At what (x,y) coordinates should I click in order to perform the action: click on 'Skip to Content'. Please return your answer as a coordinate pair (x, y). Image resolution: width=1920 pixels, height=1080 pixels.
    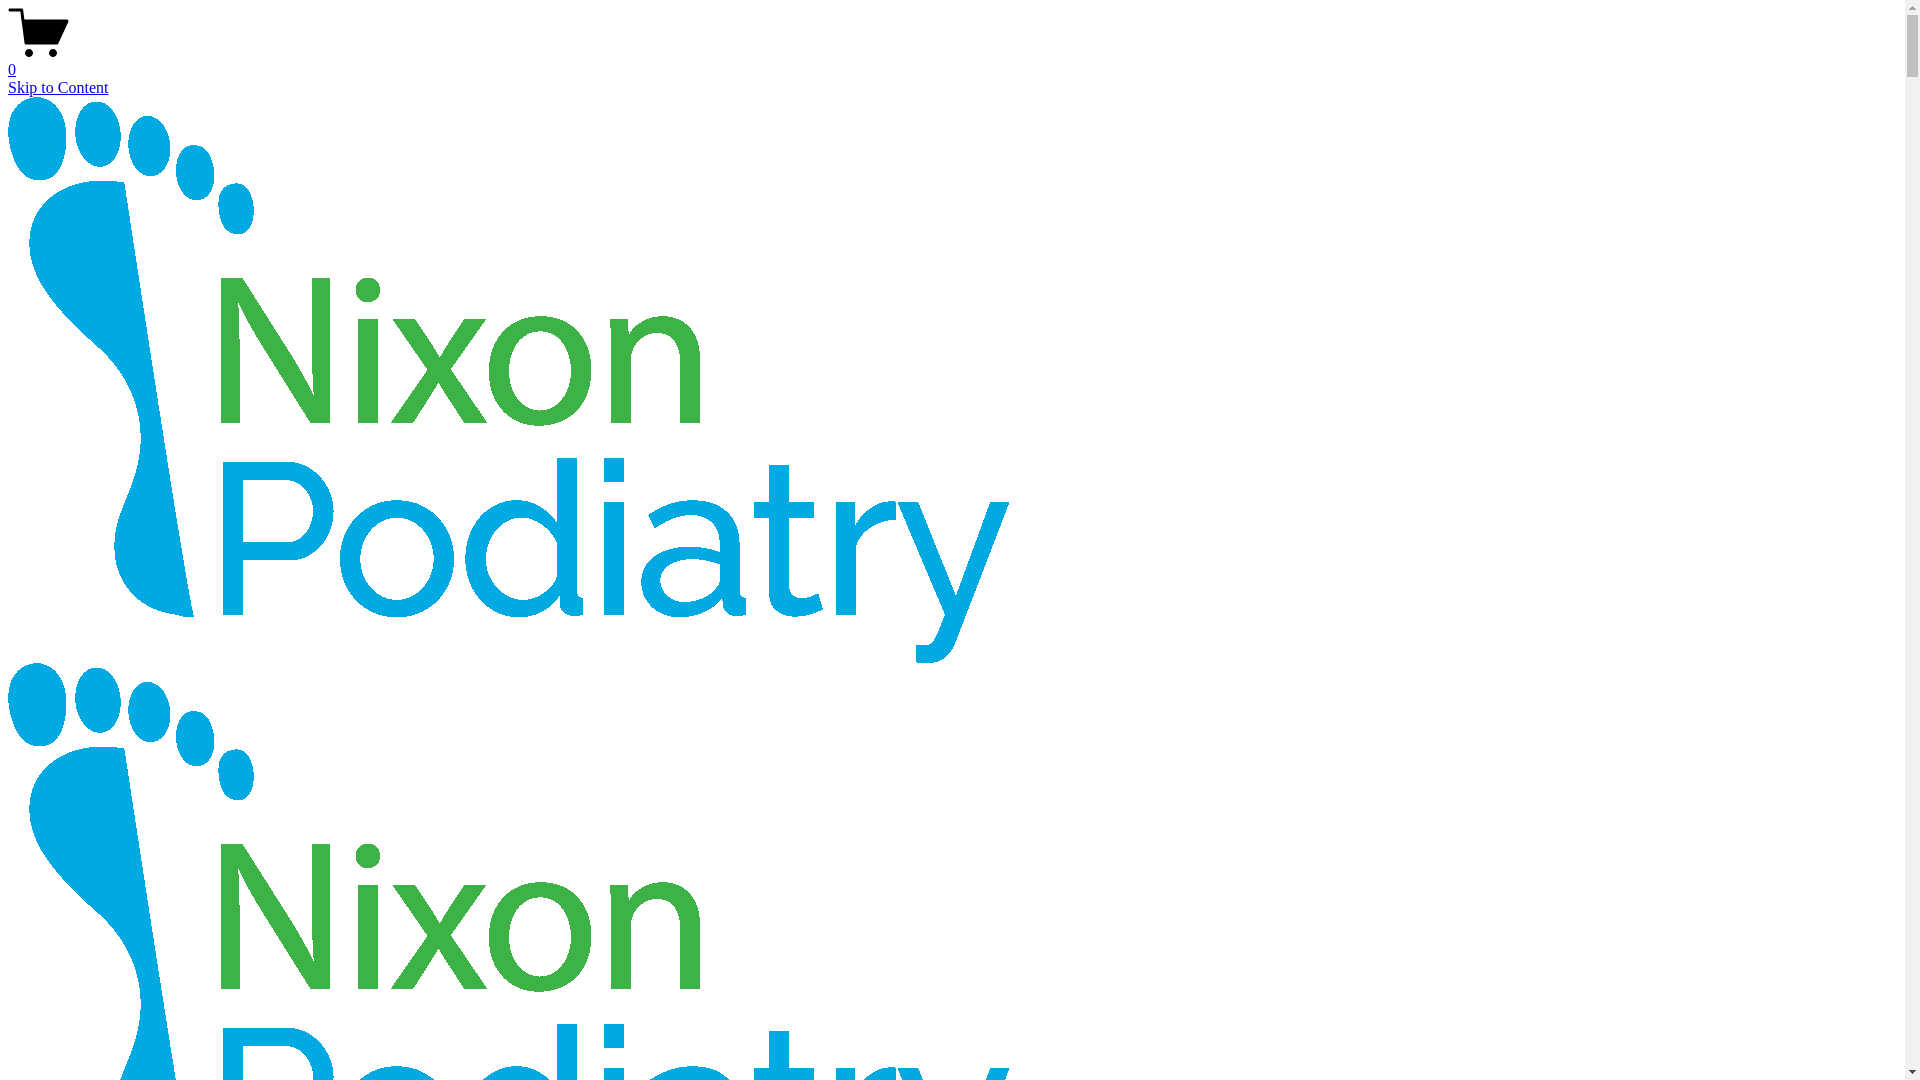
    Looking at the image, I should click on (57, 86).